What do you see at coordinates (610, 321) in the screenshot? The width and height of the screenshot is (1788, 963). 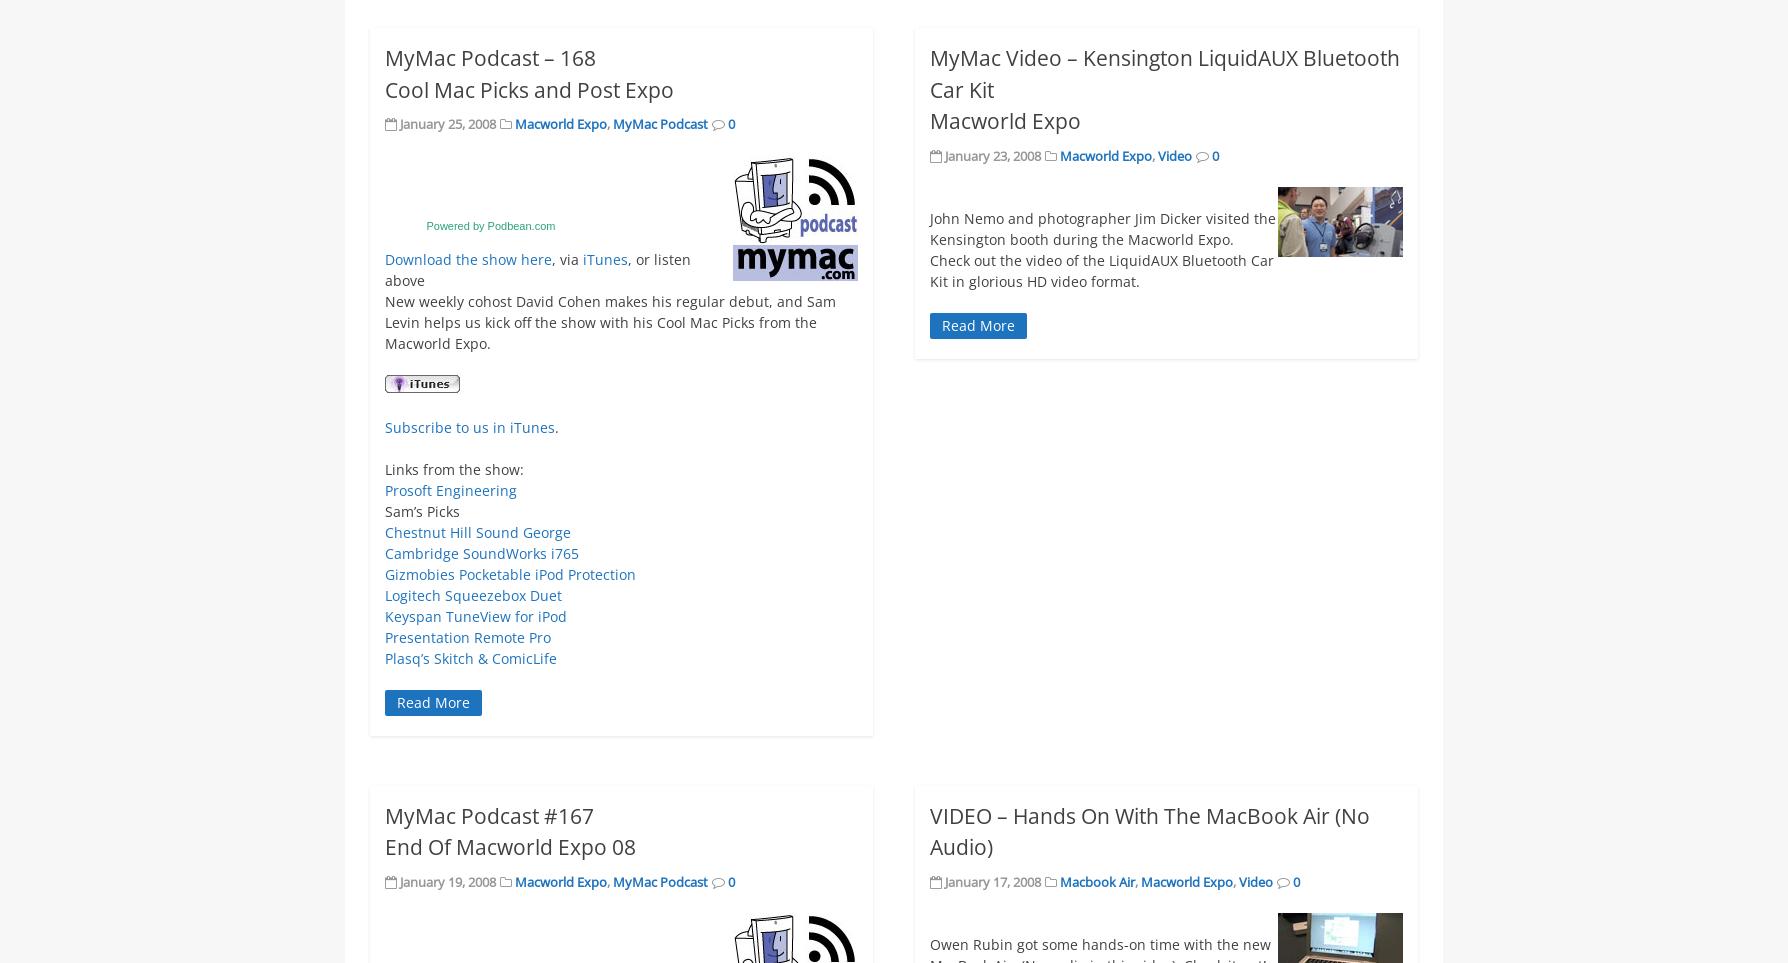 I see `'New weekly cohost David Cohen makes his regular debut, and Sam Levin helps us kick off the show with his Cool Mac Picks from the Macworld Expo.'` at bounding box center [610, 321].